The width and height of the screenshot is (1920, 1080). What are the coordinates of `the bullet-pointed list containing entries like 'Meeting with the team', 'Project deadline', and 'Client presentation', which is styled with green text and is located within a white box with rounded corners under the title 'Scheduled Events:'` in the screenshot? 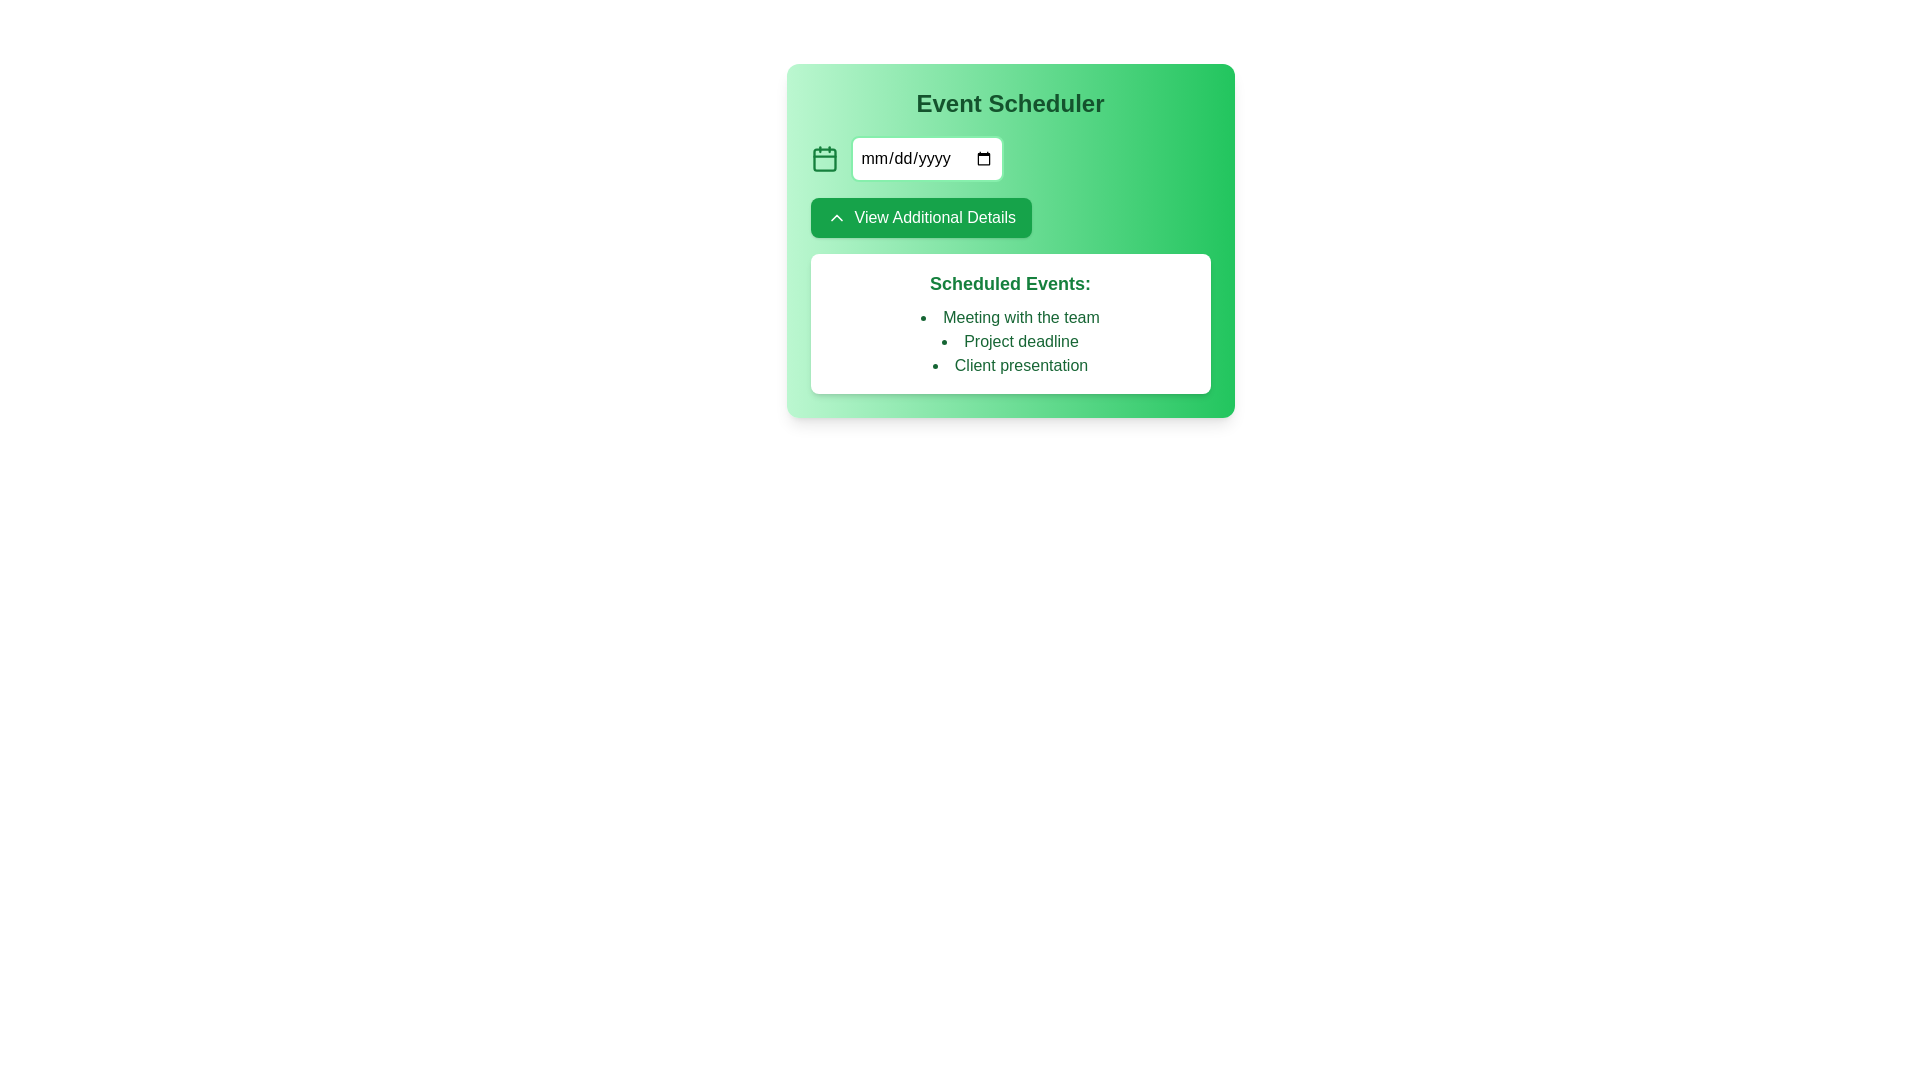 It's located at (1010, 341).